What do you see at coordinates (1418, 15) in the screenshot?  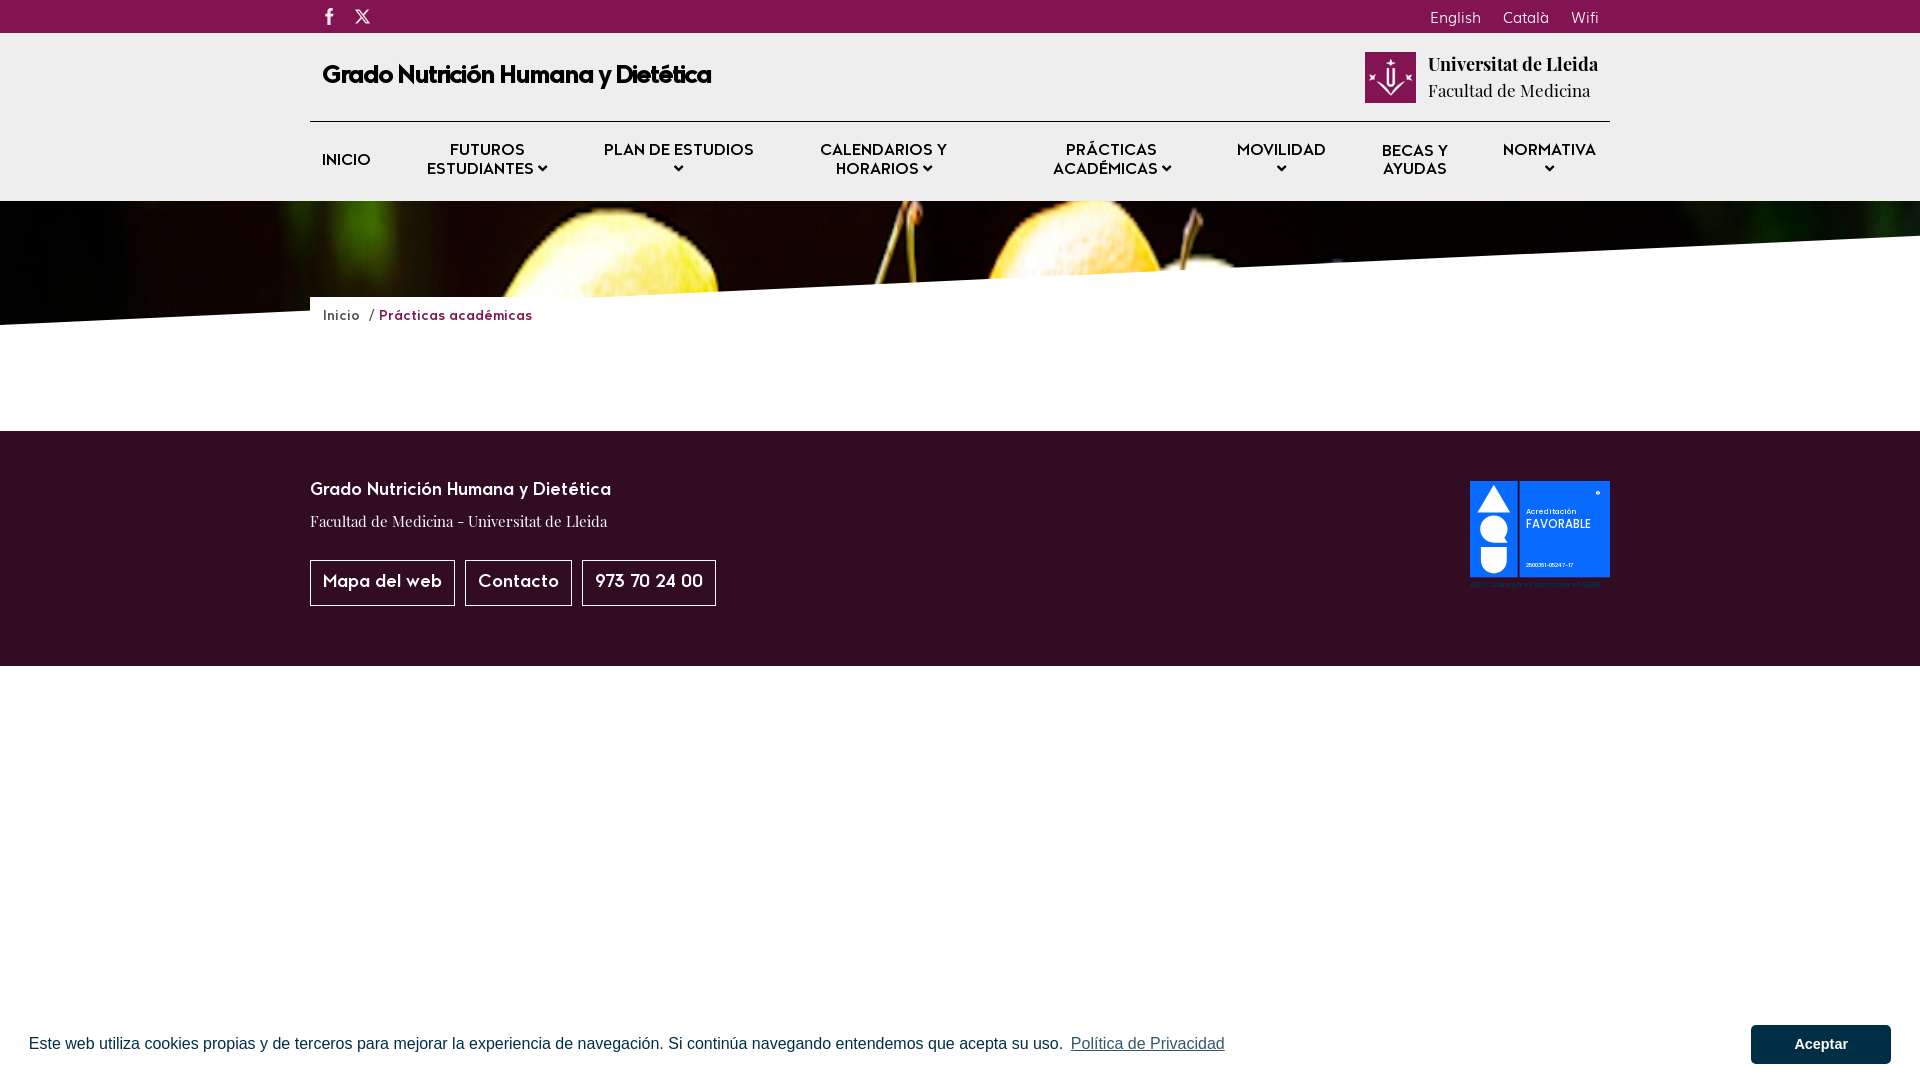 I see `'English'` at bounding box center [1418, 15].